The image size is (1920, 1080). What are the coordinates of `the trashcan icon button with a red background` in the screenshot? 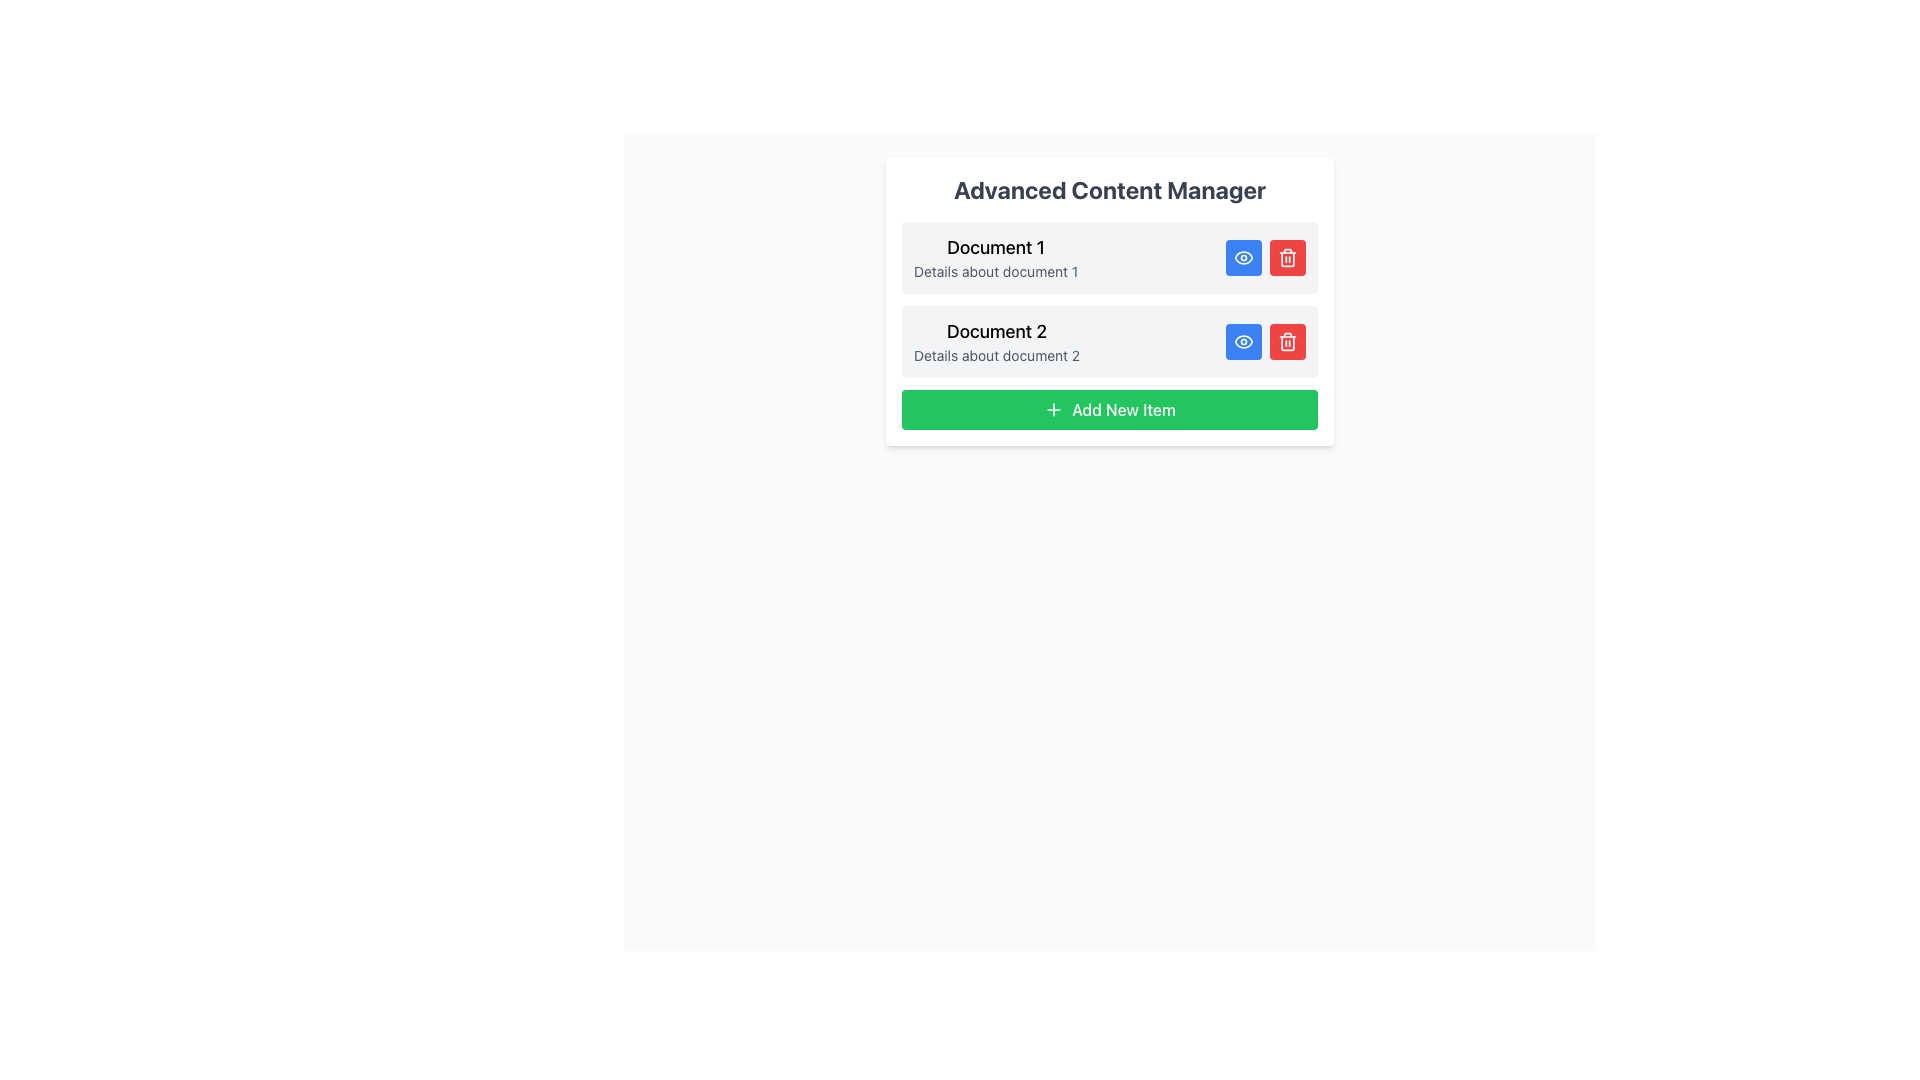 It's located at (1287, 341).